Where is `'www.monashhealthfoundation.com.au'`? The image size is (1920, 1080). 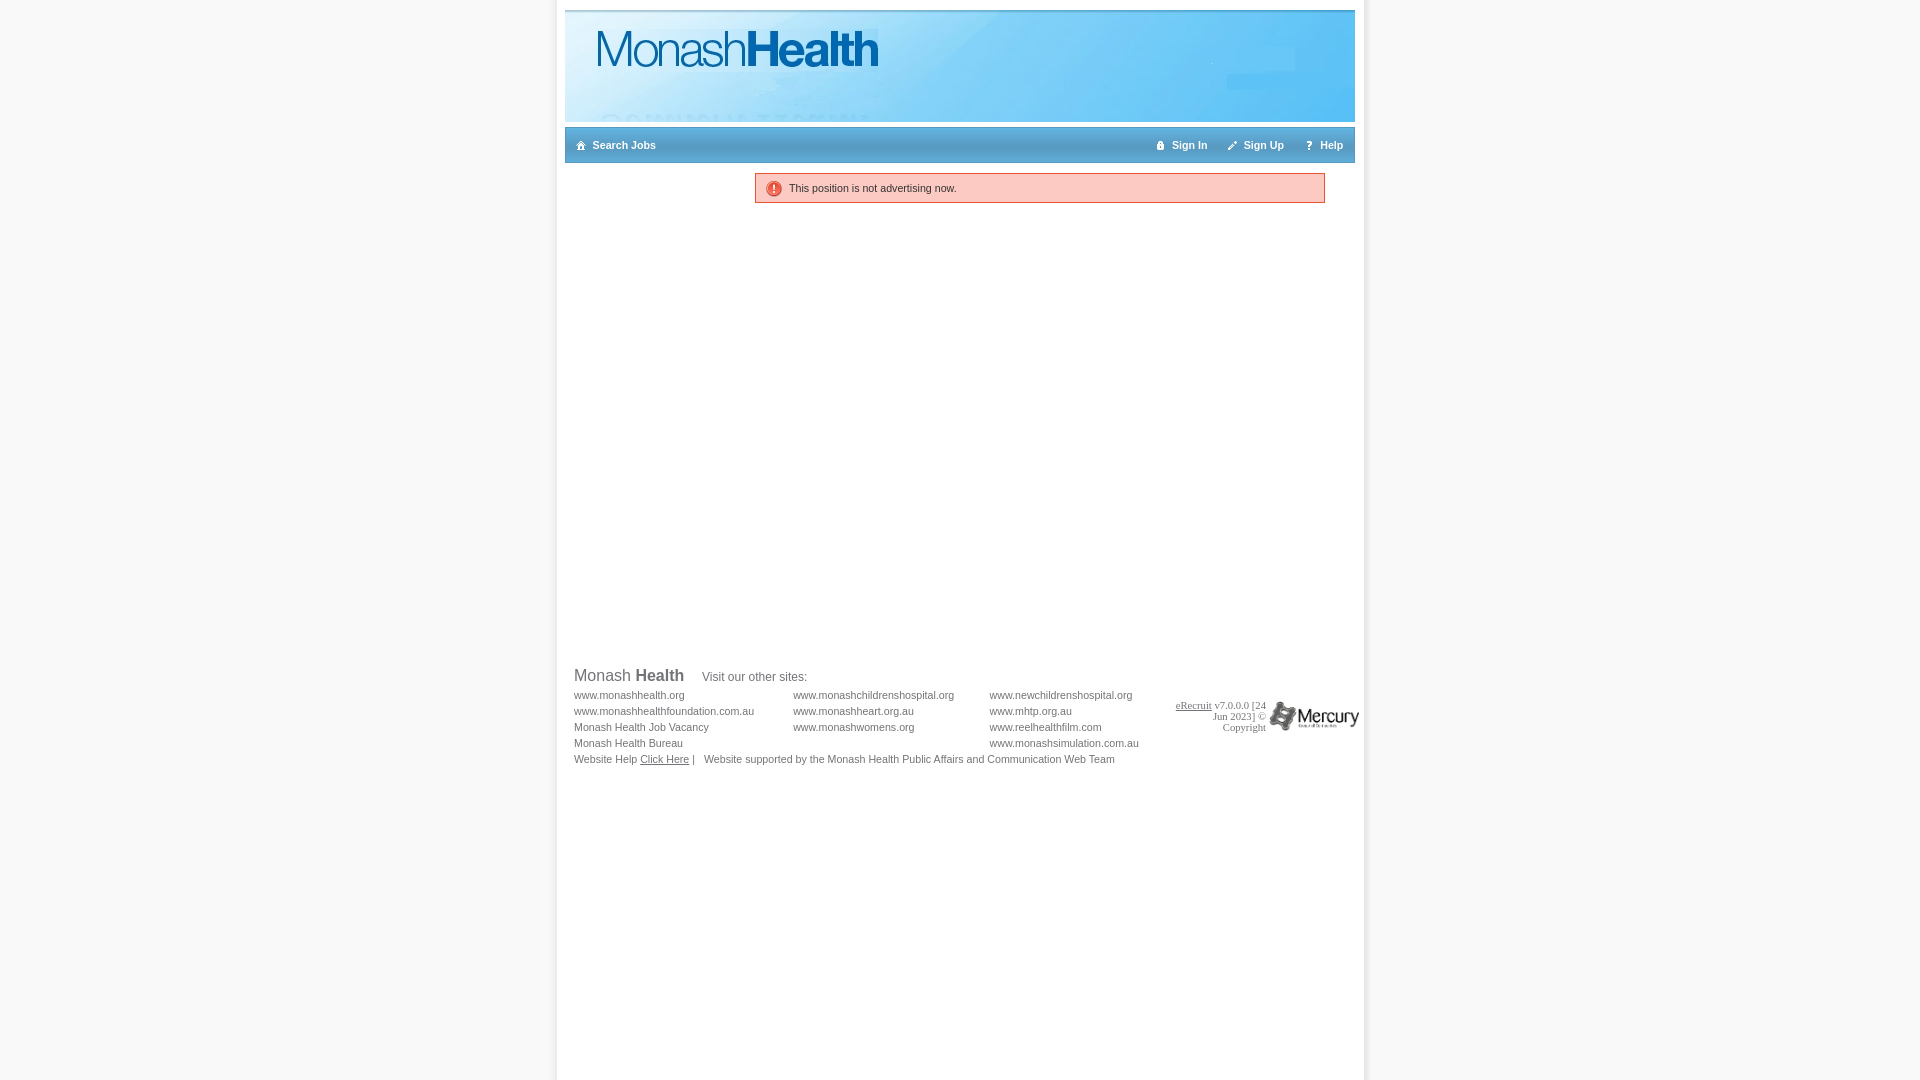
'www.monashhealthfoundation.com.au' is located at coordinates (573, 709).